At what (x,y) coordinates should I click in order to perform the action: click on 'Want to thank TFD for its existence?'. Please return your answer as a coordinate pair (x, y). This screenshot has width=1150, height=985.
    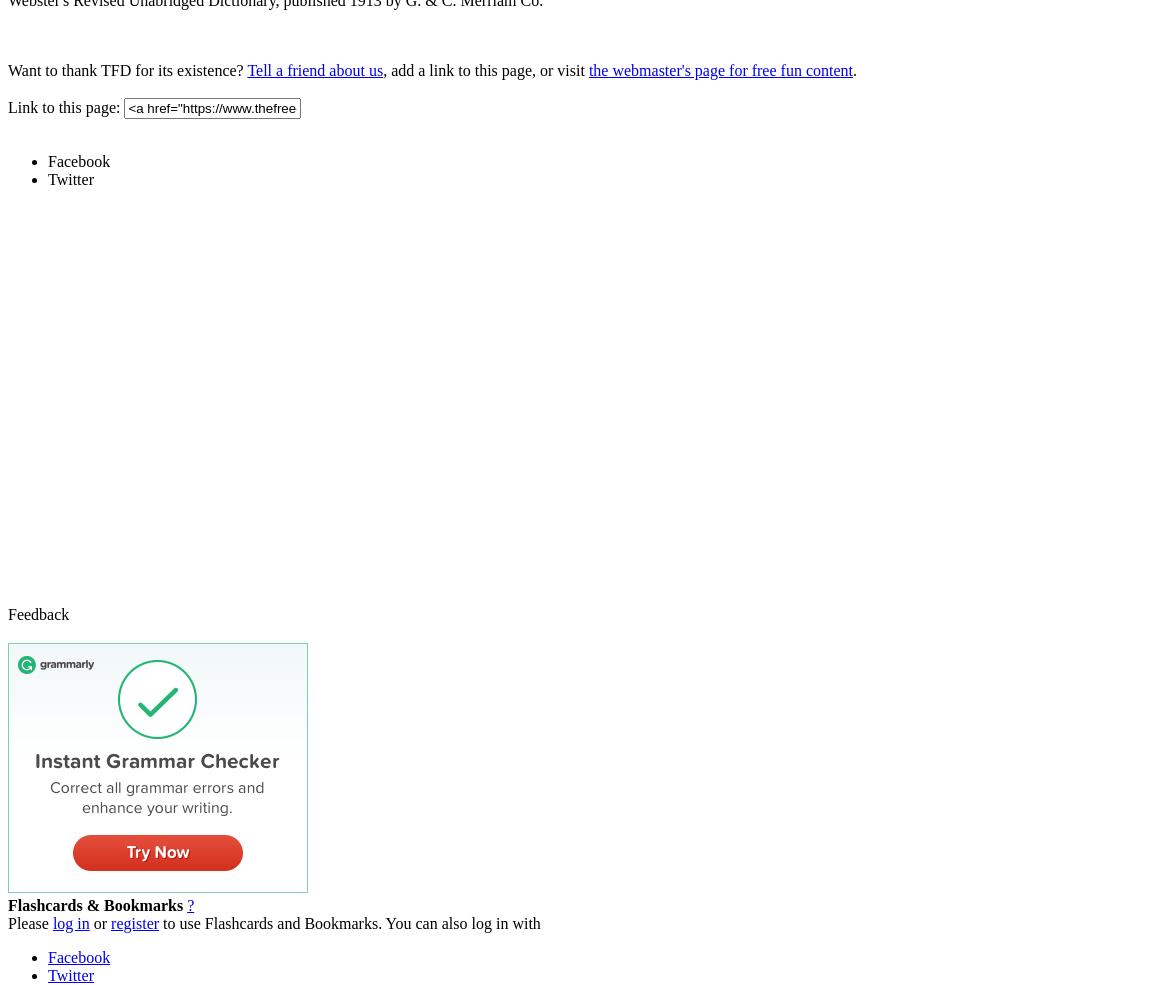
    Looking at the image, I should click on (126, 68).